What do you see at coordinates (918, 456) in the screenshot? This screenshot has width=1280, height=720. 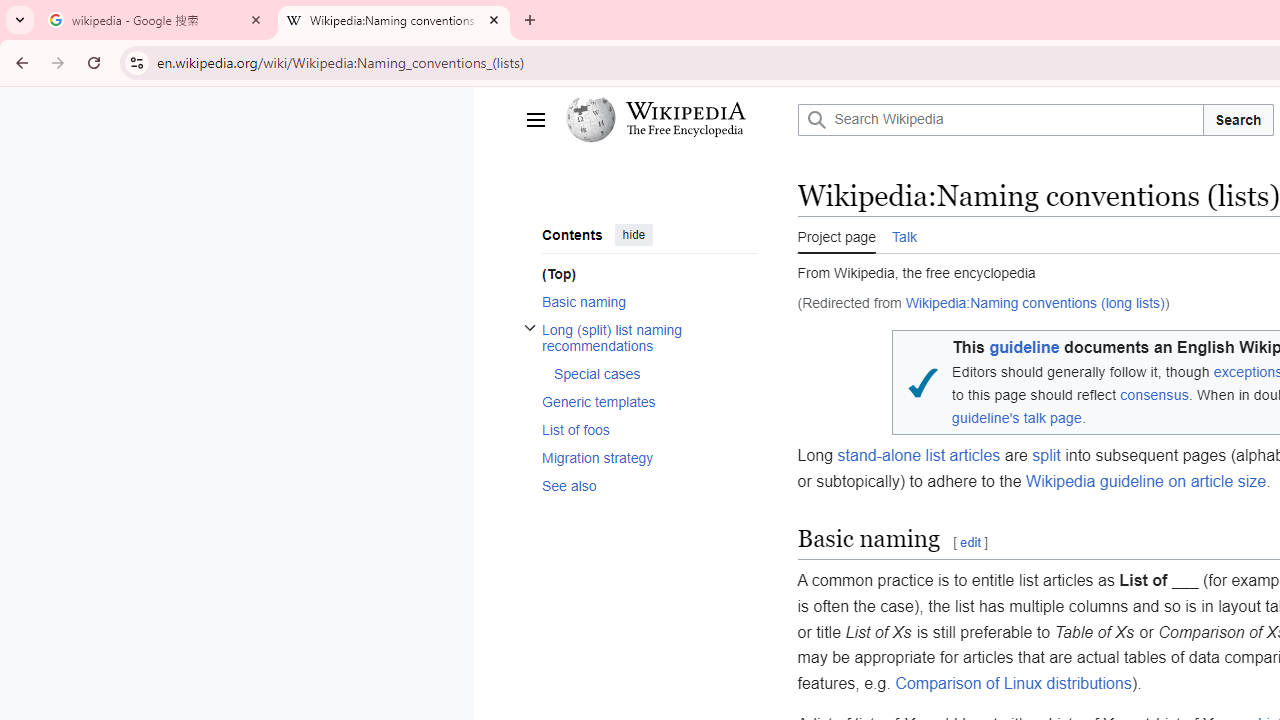 I see `'stand-alone list articles'` at bounding box center [918, 456].